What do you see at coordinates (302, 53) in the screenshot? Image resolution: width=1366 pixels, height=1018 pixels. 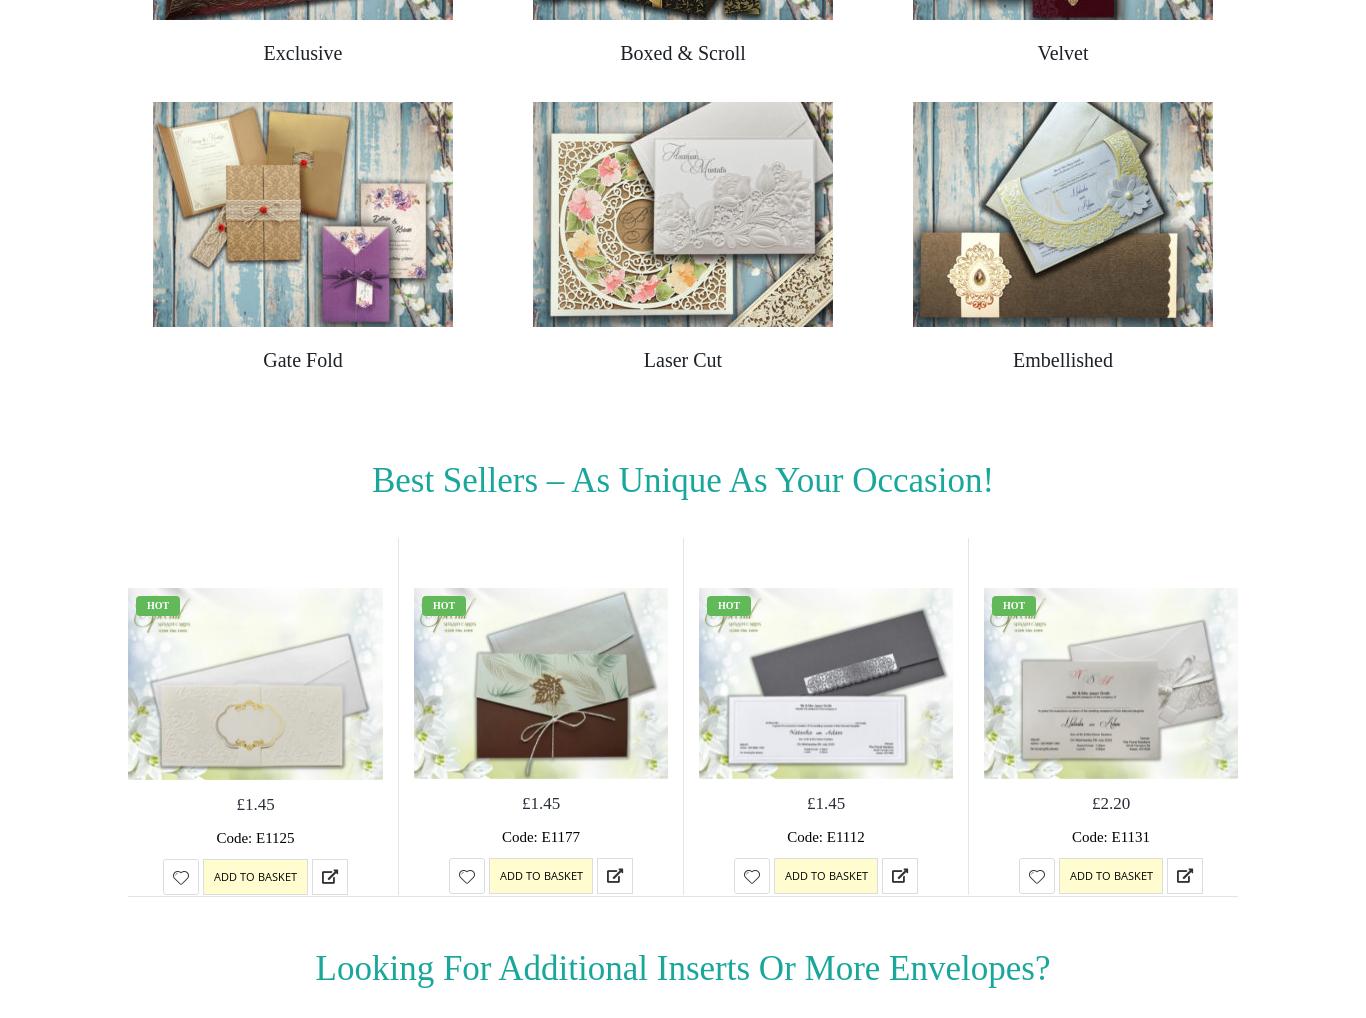 I see `'Exclusive'` at bounding box center [302, 53].